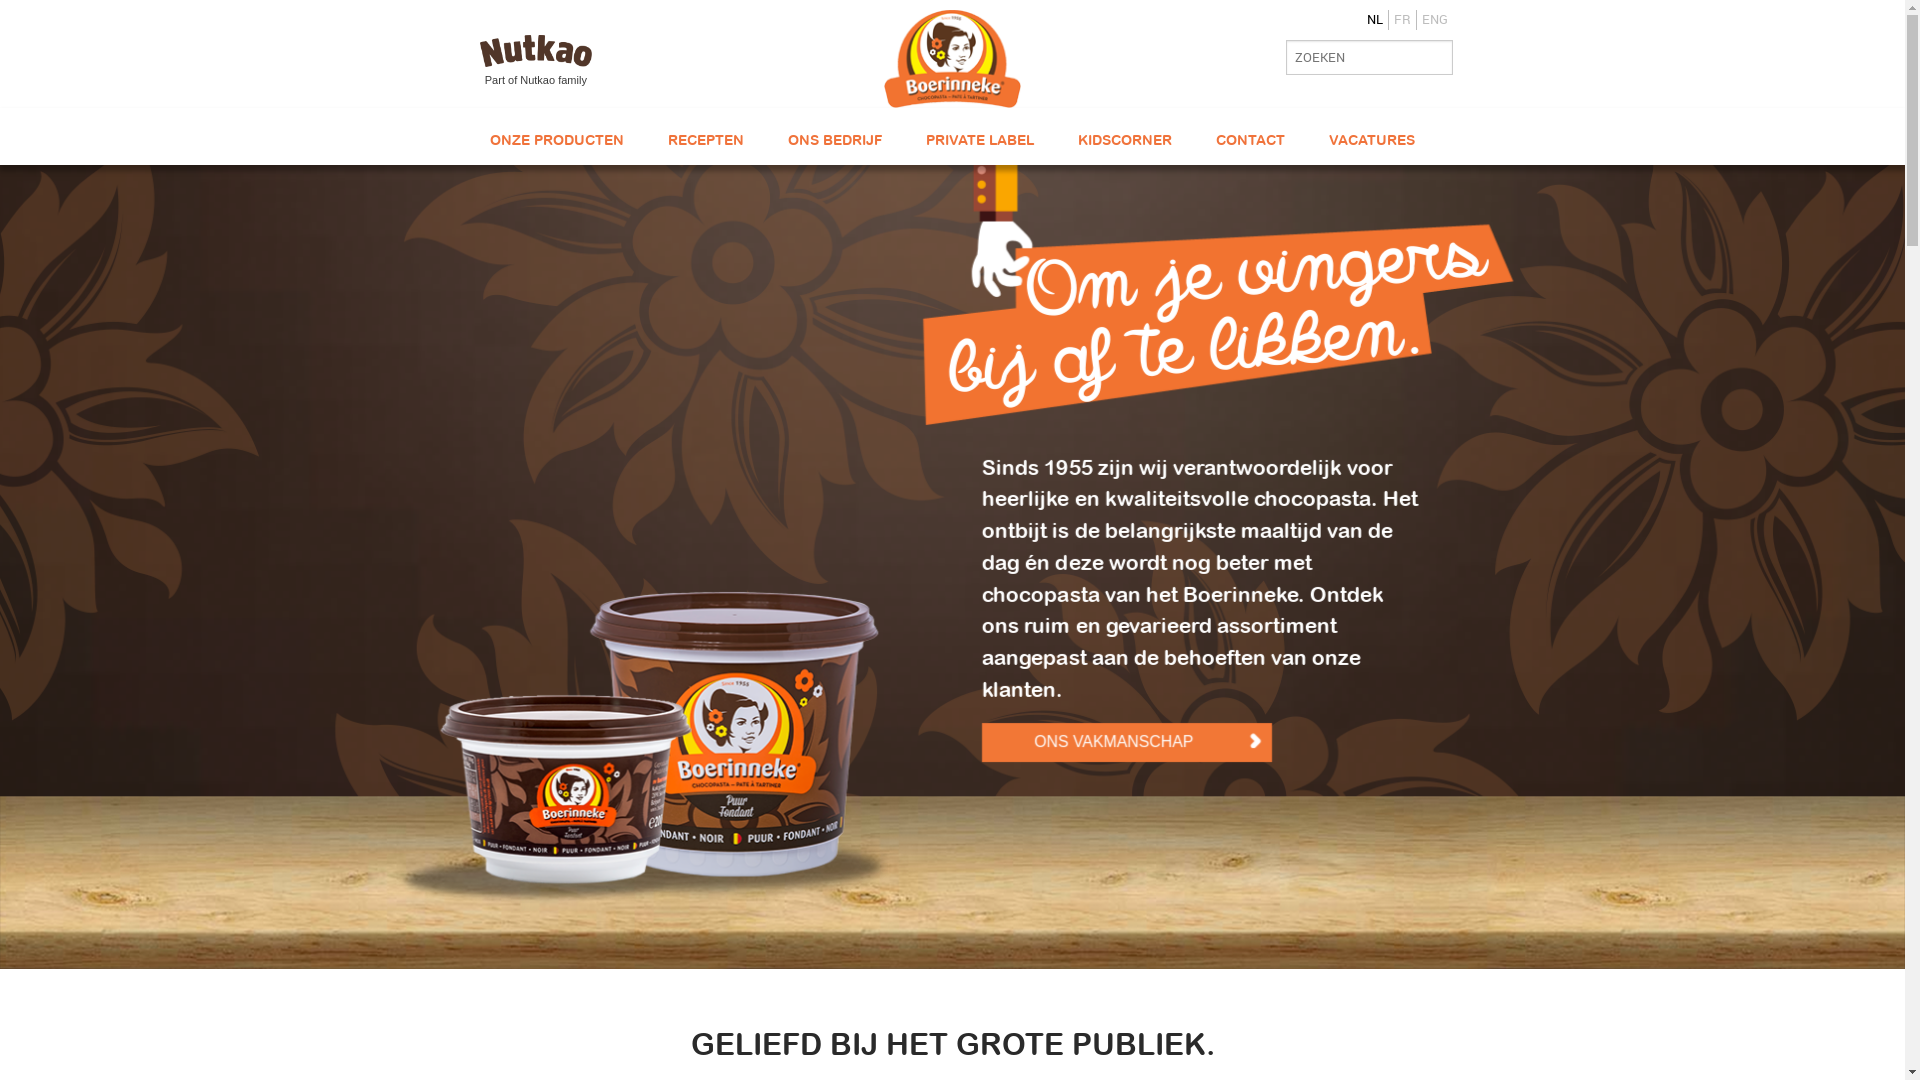  Describe the element at coordinates (1249, 138) in the screenshot. I see `'CONTACT'` at that location.